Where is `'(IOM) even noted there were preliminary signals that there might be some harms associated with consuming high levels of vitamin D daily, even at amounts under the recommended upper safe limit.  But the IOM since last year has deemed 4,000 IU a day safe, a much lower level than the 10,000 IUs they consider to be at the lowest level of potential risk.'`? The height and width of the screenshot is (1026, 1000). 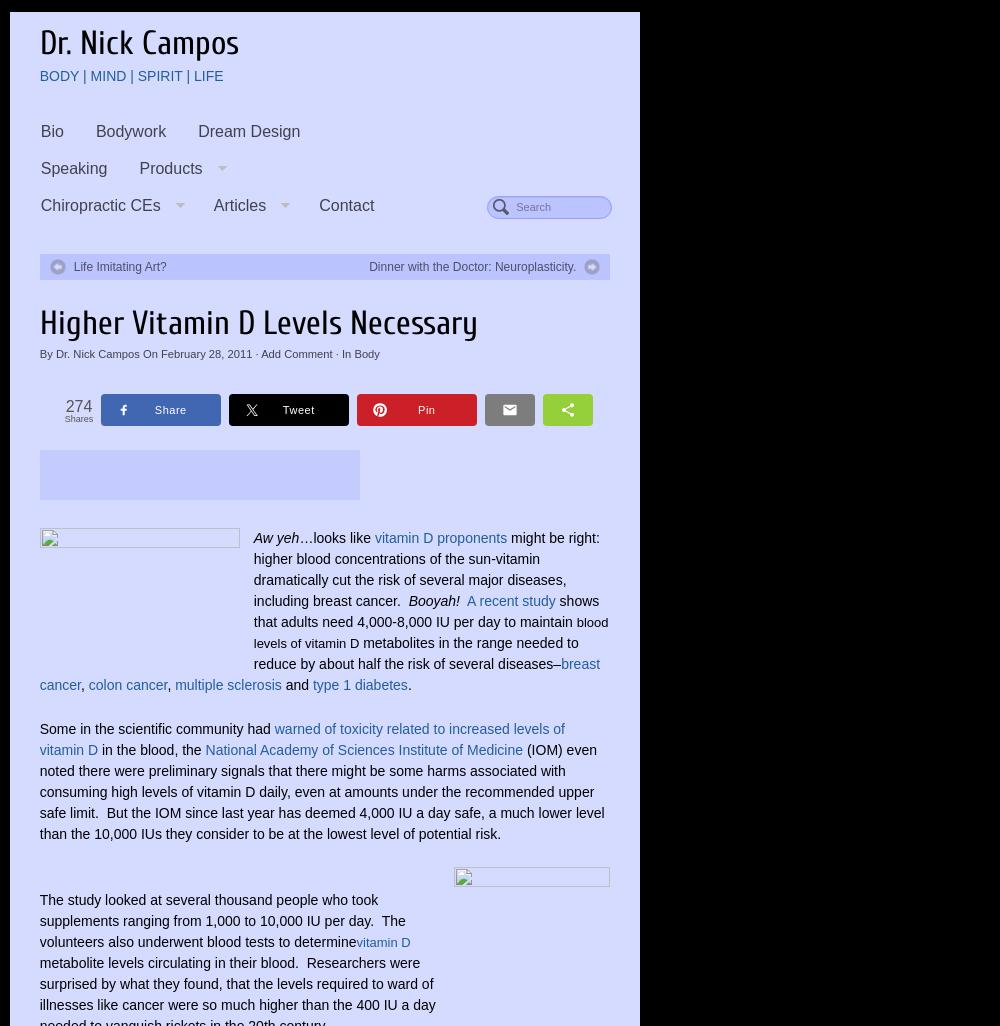 '(IOM) even noted there were preliminary signals that there might be some harms associated with consuming high levels of vitamin D daily, even at amounts under the recommended upper safe limit.  But the IOM since last year has deemed 4,000 IU a day safe, a much lower level than the 10,000 IUs they consider to be at the lowest level of potential risk.' is located at coordinates (320, 790).